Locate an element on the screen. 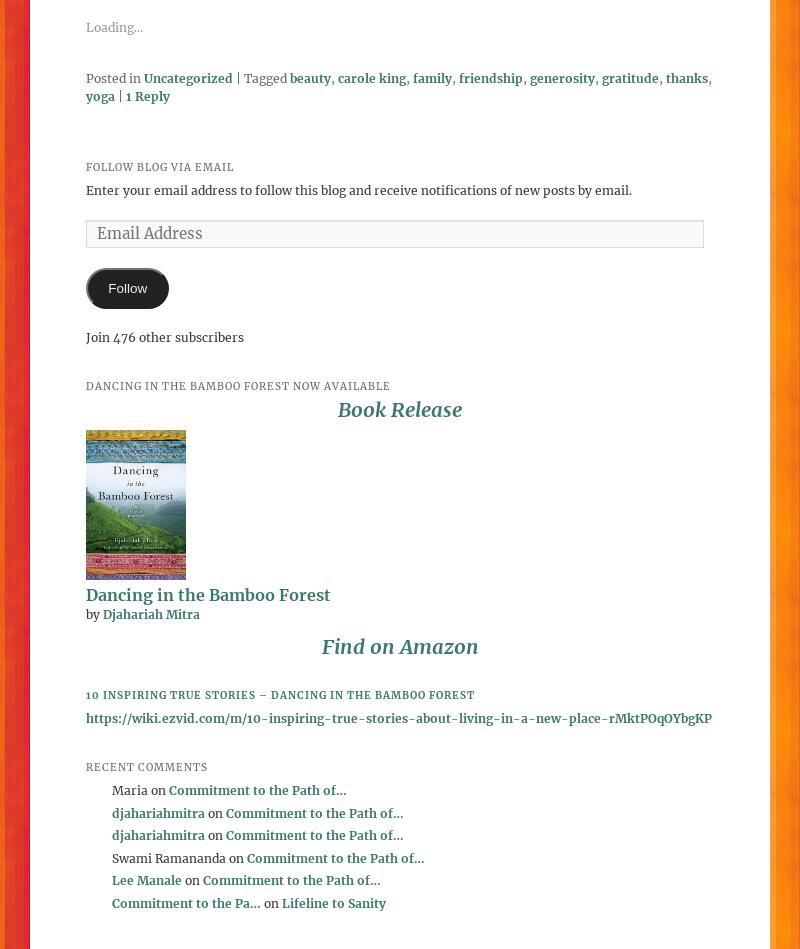  'by' is located at coordinates (86, 613).